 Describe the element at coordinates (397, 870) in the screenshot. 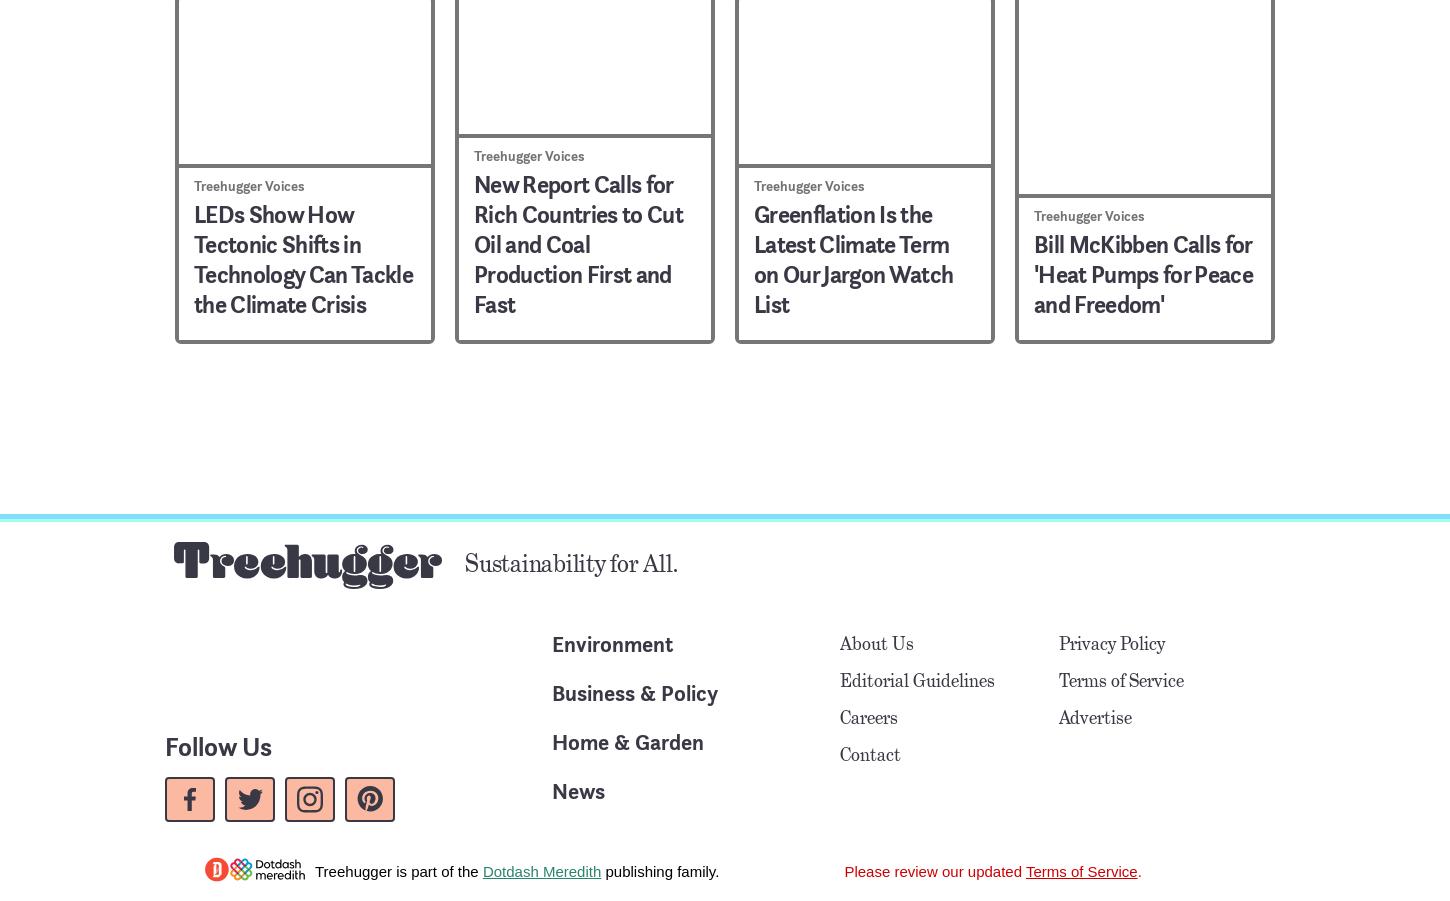

I see `'Treehugger is part of the'` at that location.